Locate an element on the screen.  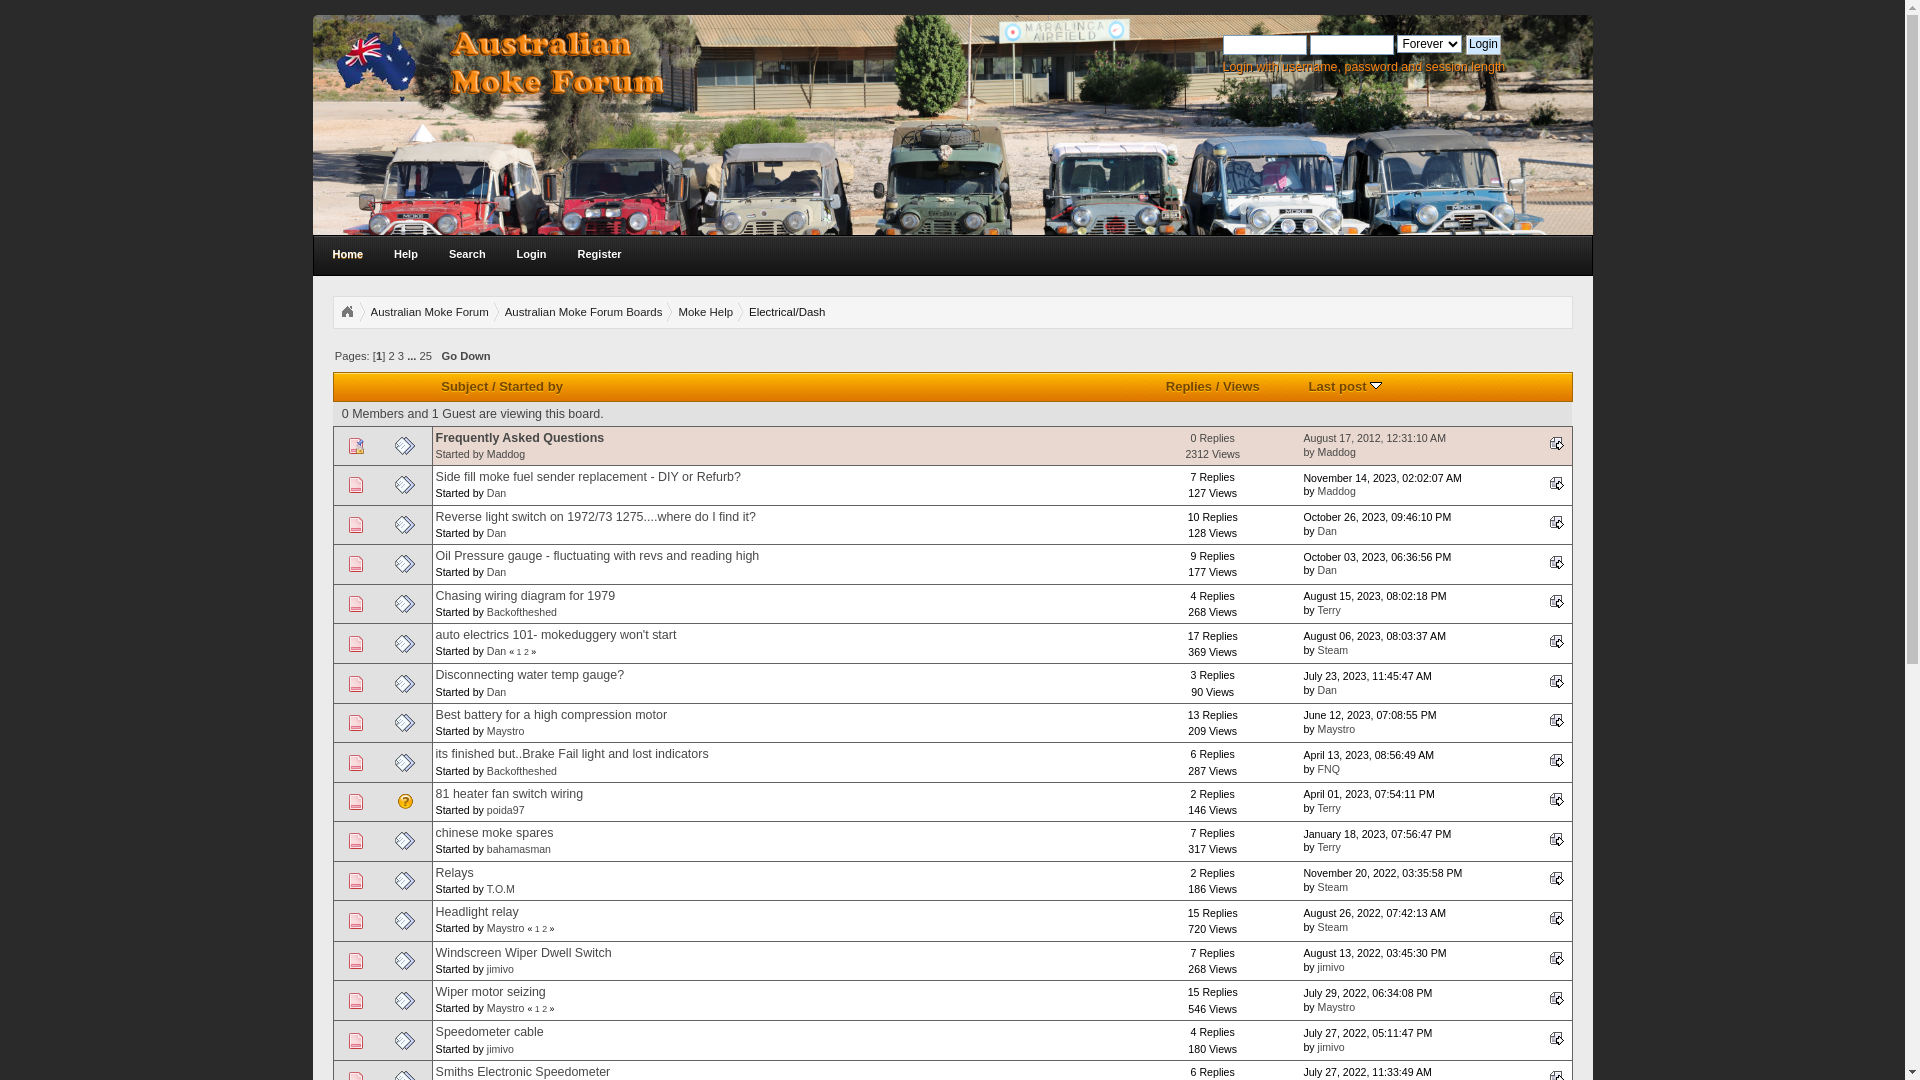
'Last post' is located at coordinates (1544, 482).